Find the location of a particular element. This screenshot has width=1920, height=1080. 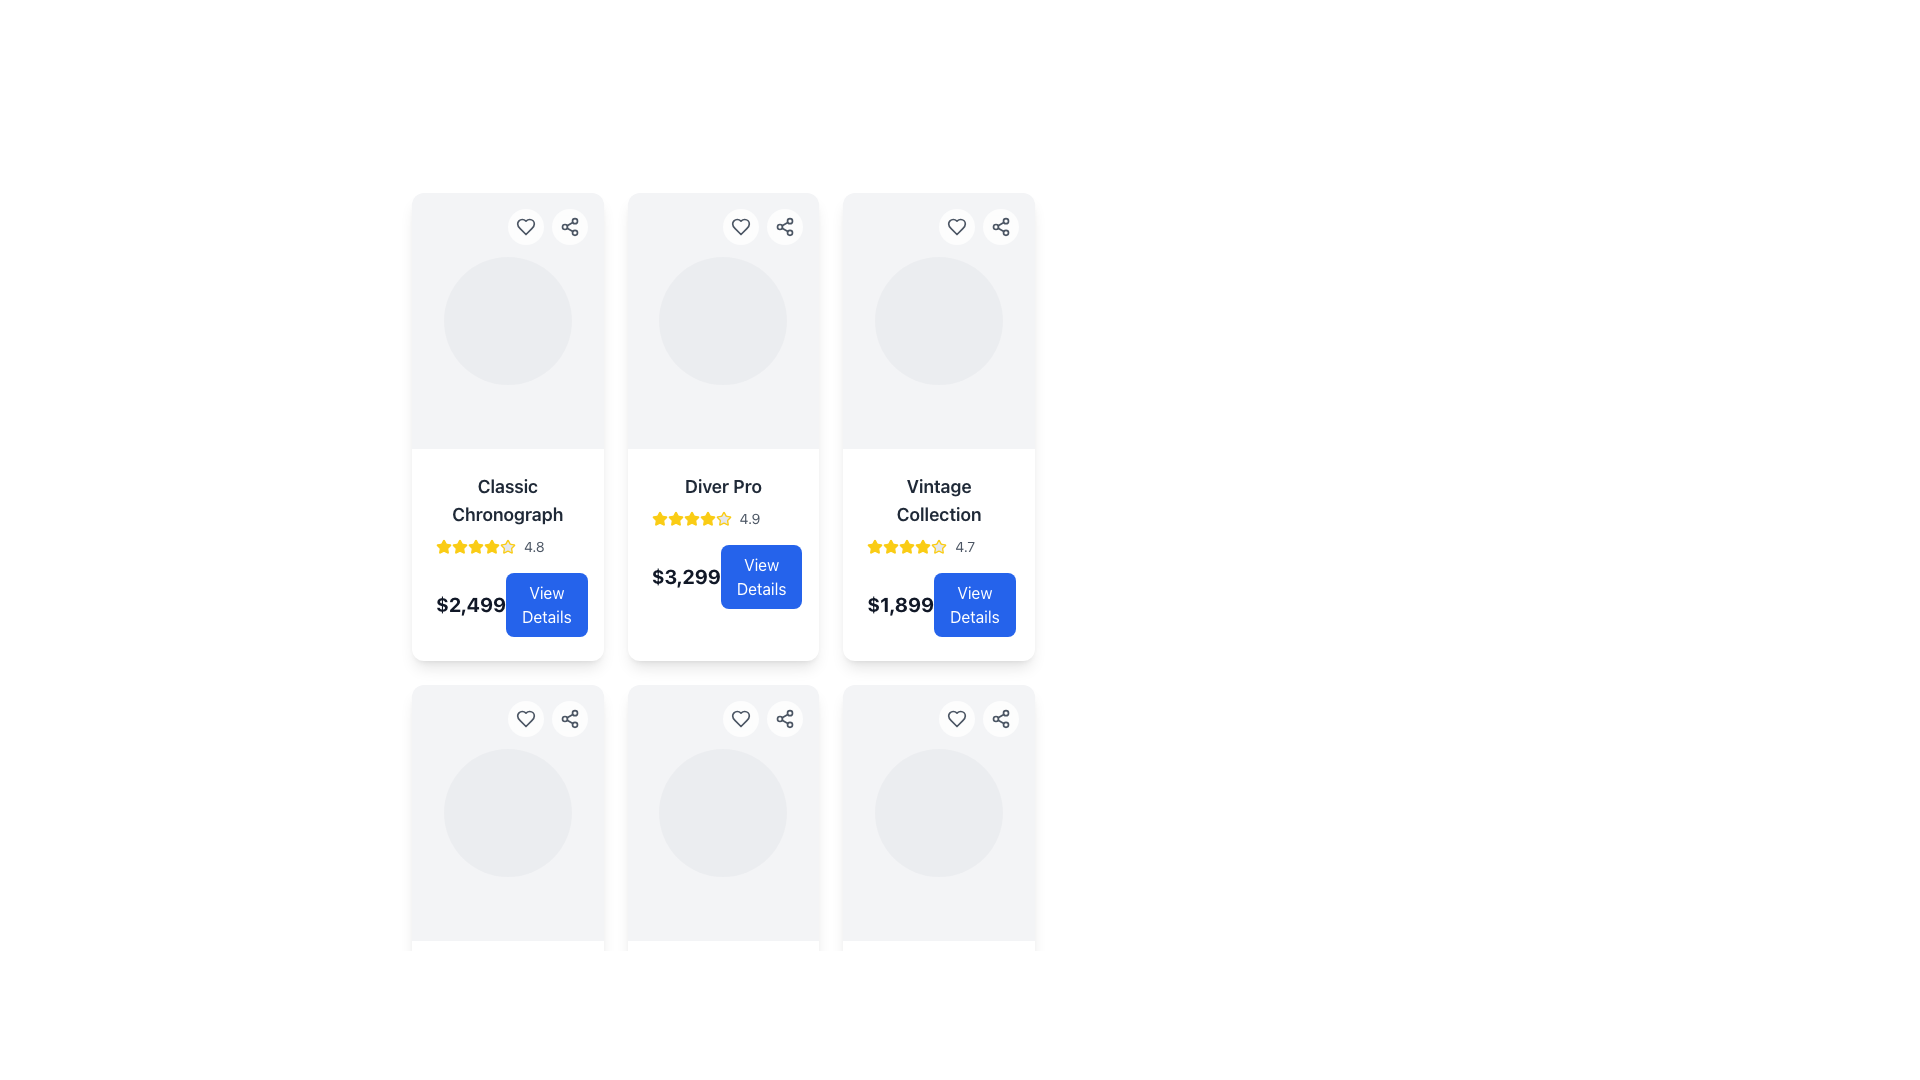

the yellow-filled star icon located beneath the product name 'Diver Pro' in the second card of the top row is located at coordinates (707, 517).